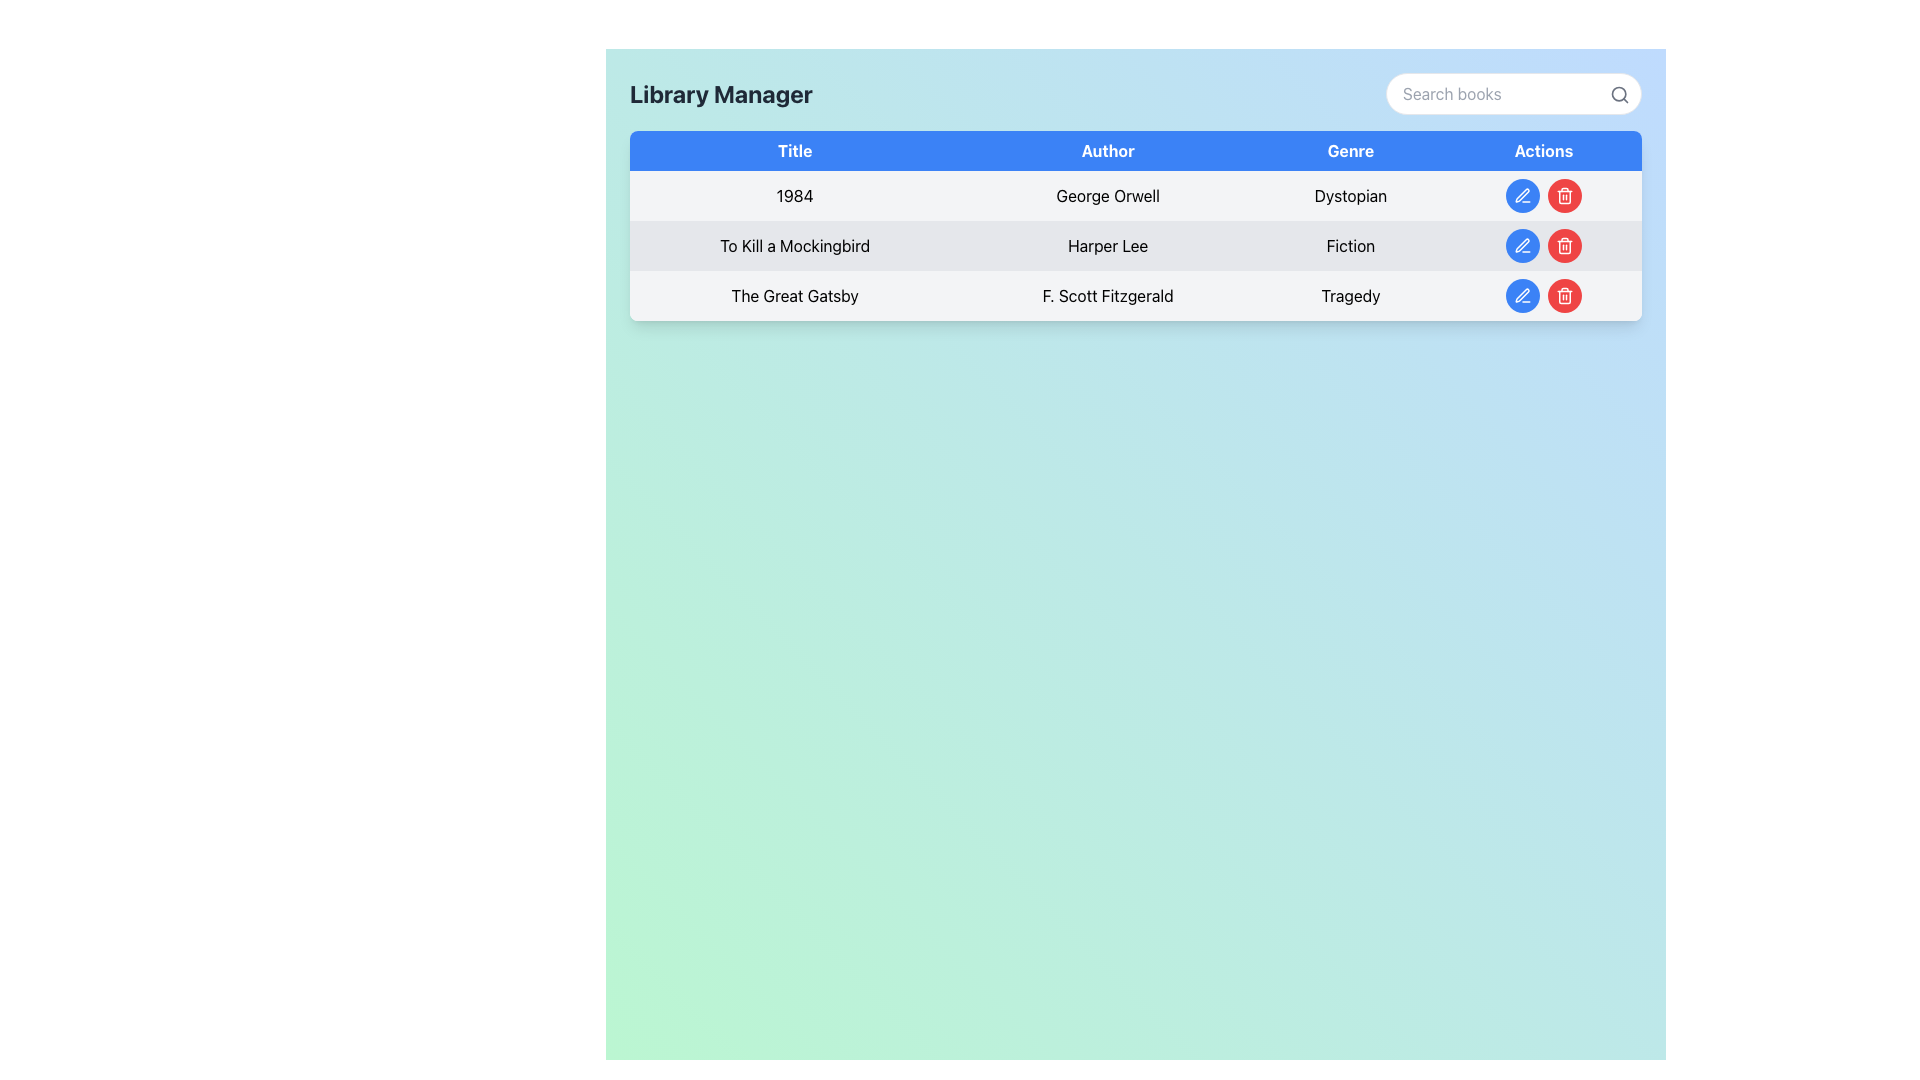 The image size is (1920, 1080). I want to click on the button group consisting of an 'Edit' button (blue with a pen icon) and a 'Delete' button (red with a trash bin icon) located in the 'Actions' column of the table row for the book 'To Kill a Mockingbird', so click(1542, 245).